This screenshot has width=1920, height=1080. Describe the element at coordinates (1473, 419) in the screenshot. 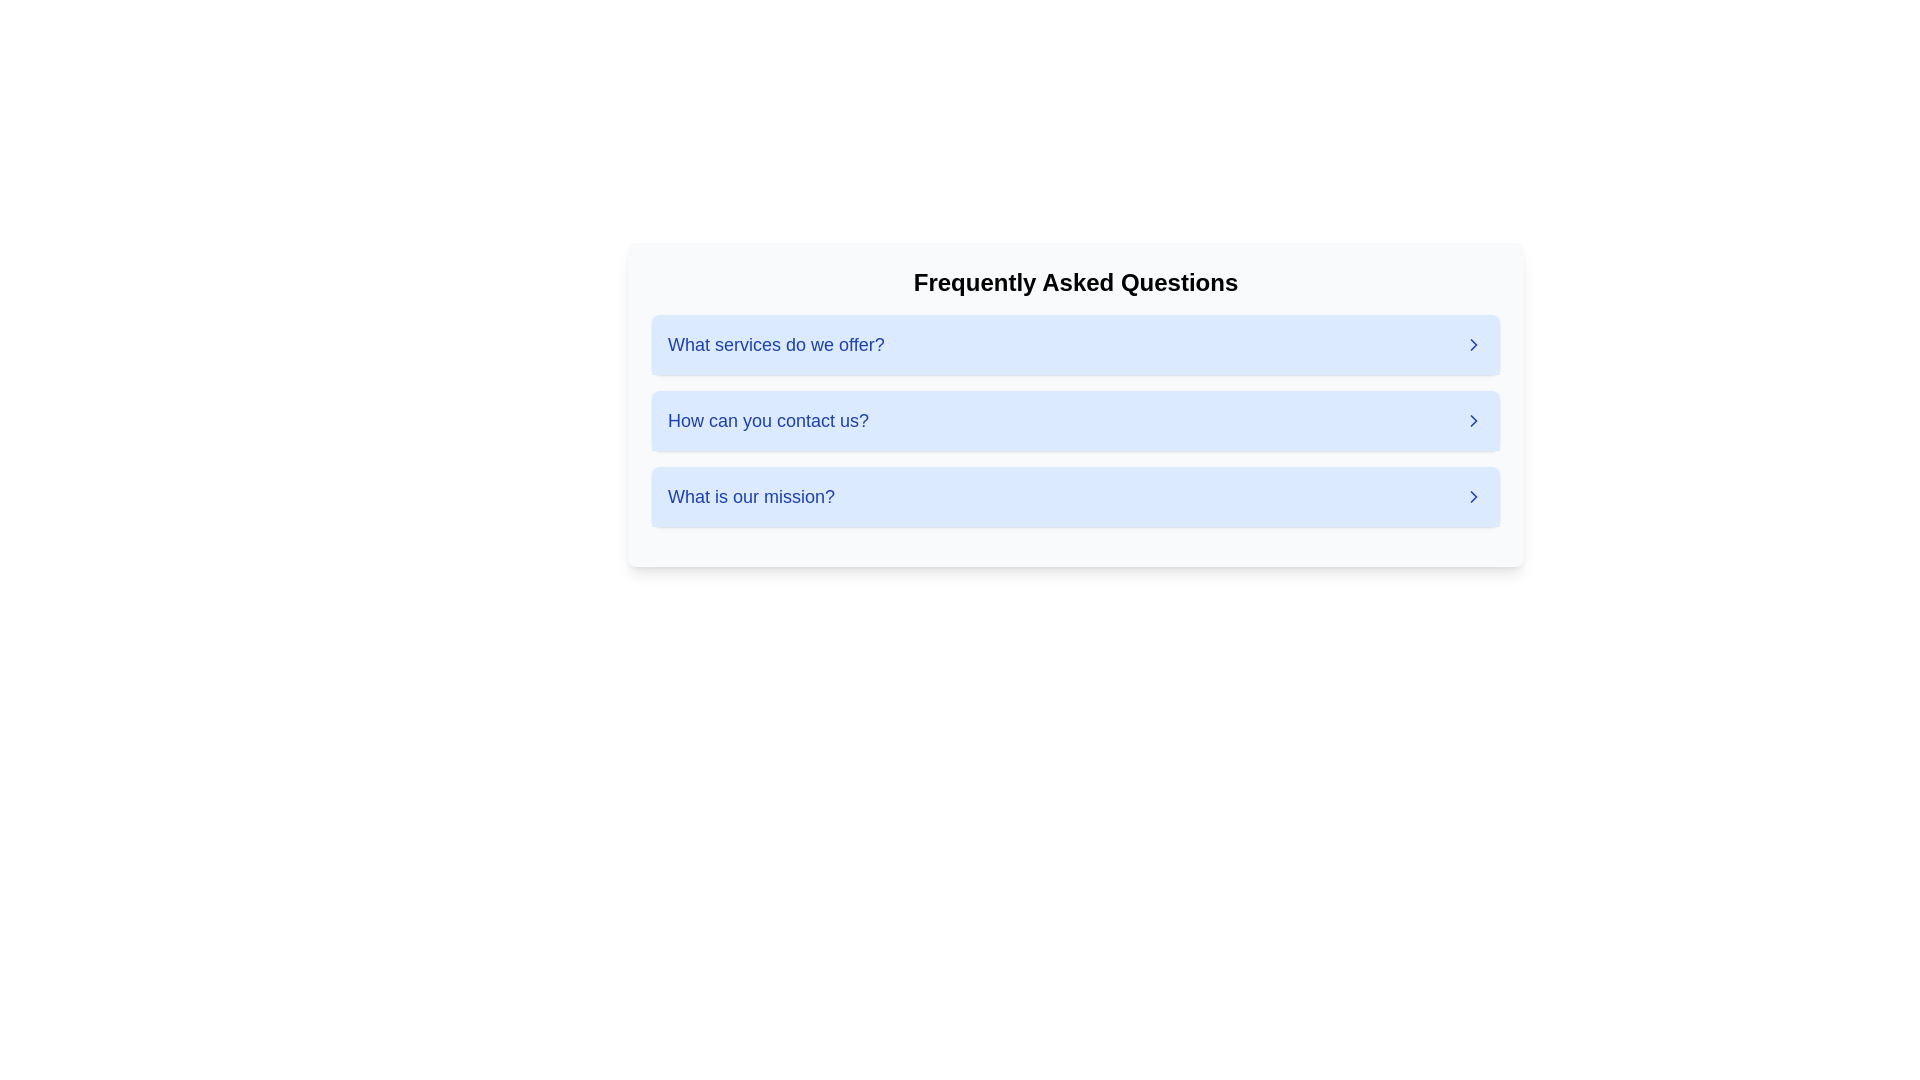

I see `the right arrow icon associated with the second item in the Frequently Asked Questions list` at that location.